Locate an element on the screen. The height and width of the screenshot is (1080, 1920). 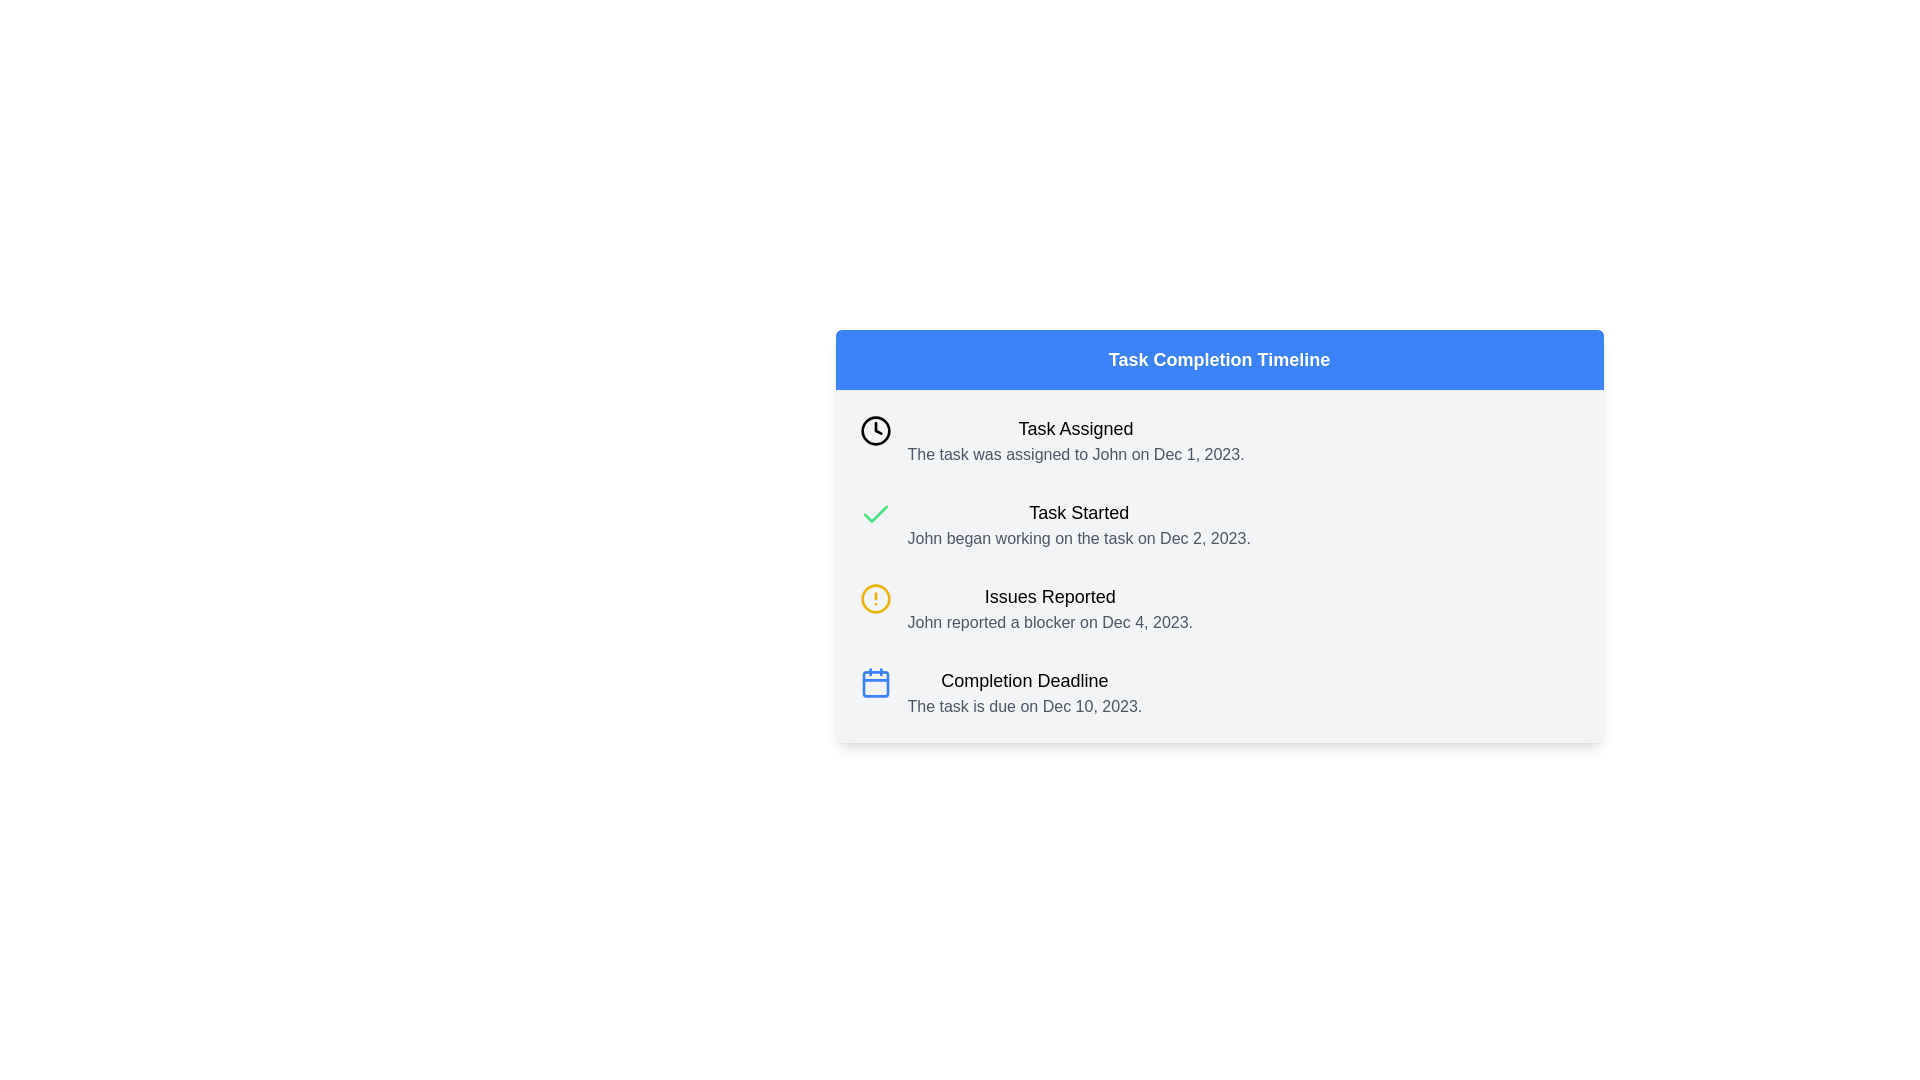
the deadline icon located at the far left of the 'Completion Deadline' section in the 'Task Completion Timeline' is located at coordinates (875, 681).